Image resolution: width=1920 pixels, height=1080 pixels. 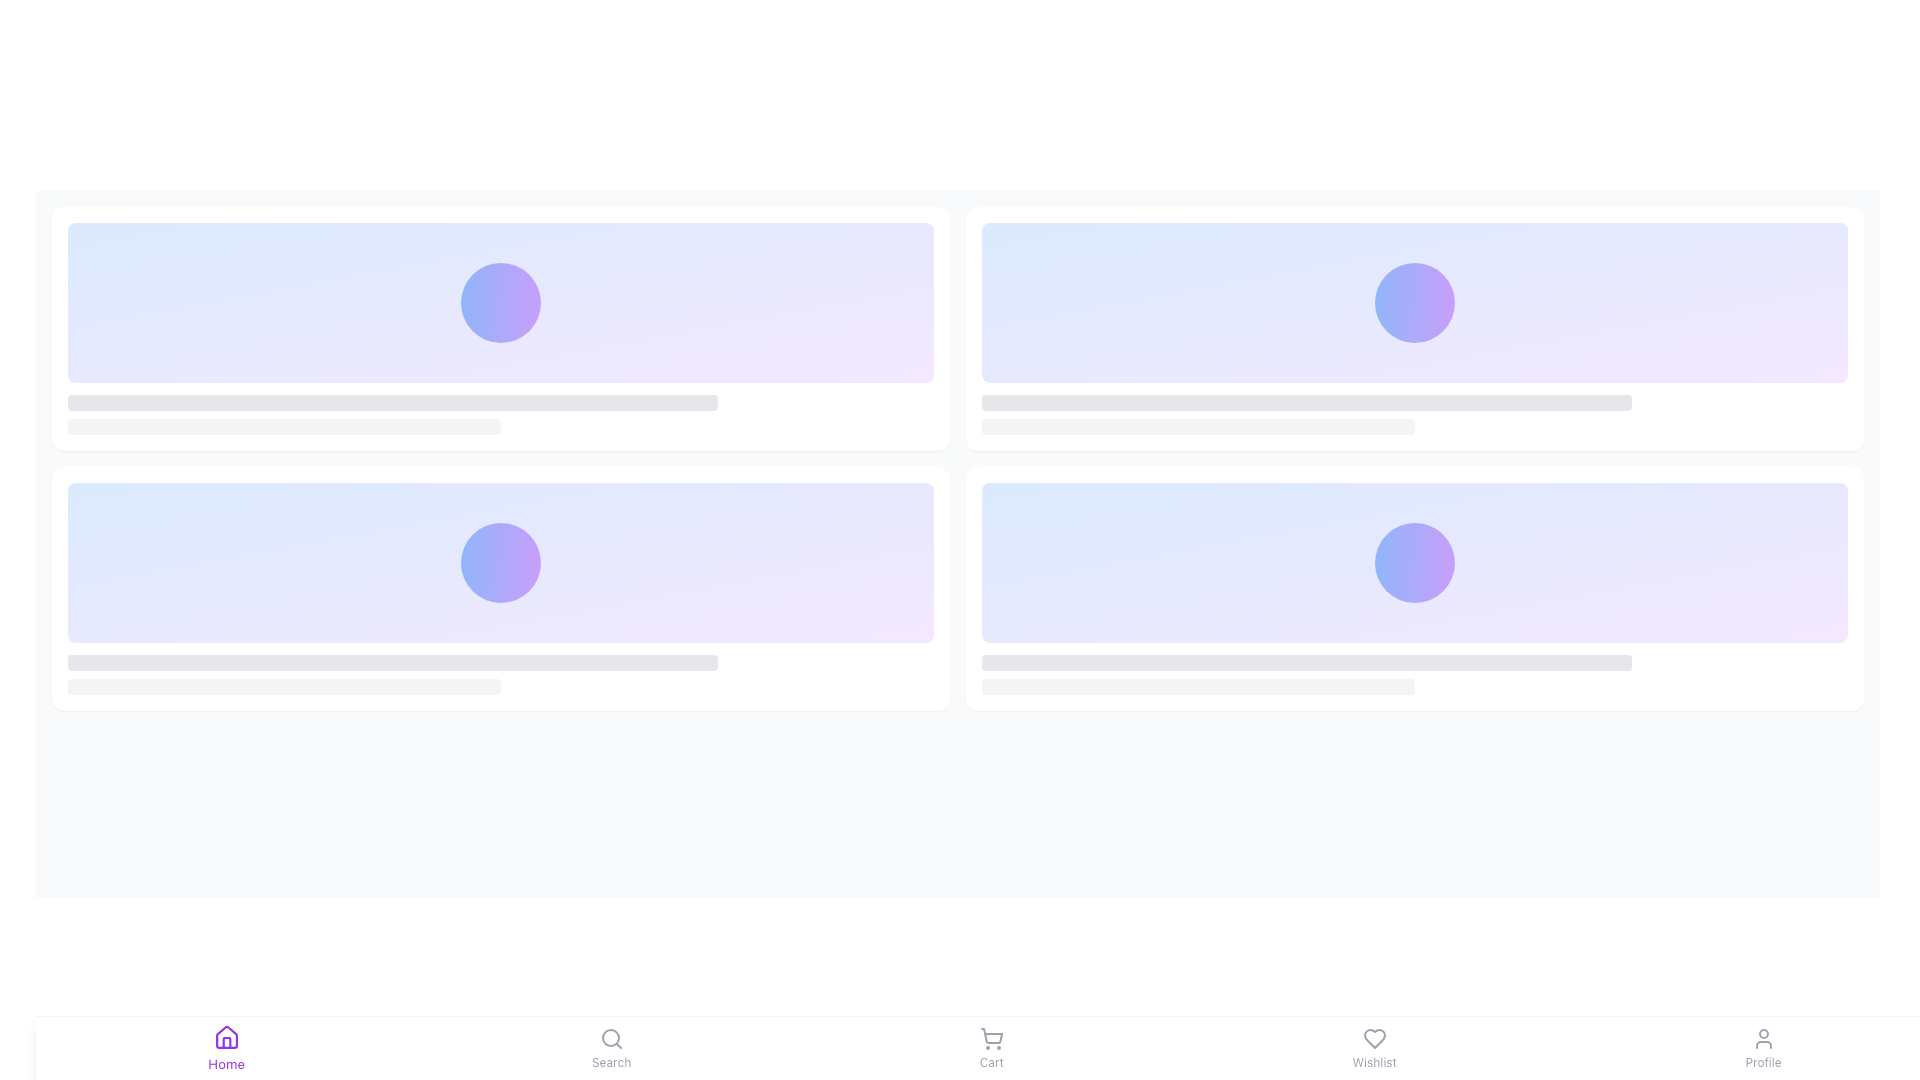 I want to click on the progress bar located beneath the wider bar, which has a light gray background and rounded corners, centered horizontally in the lower-right quadrant of the layout, so click(x=1198, y=426).